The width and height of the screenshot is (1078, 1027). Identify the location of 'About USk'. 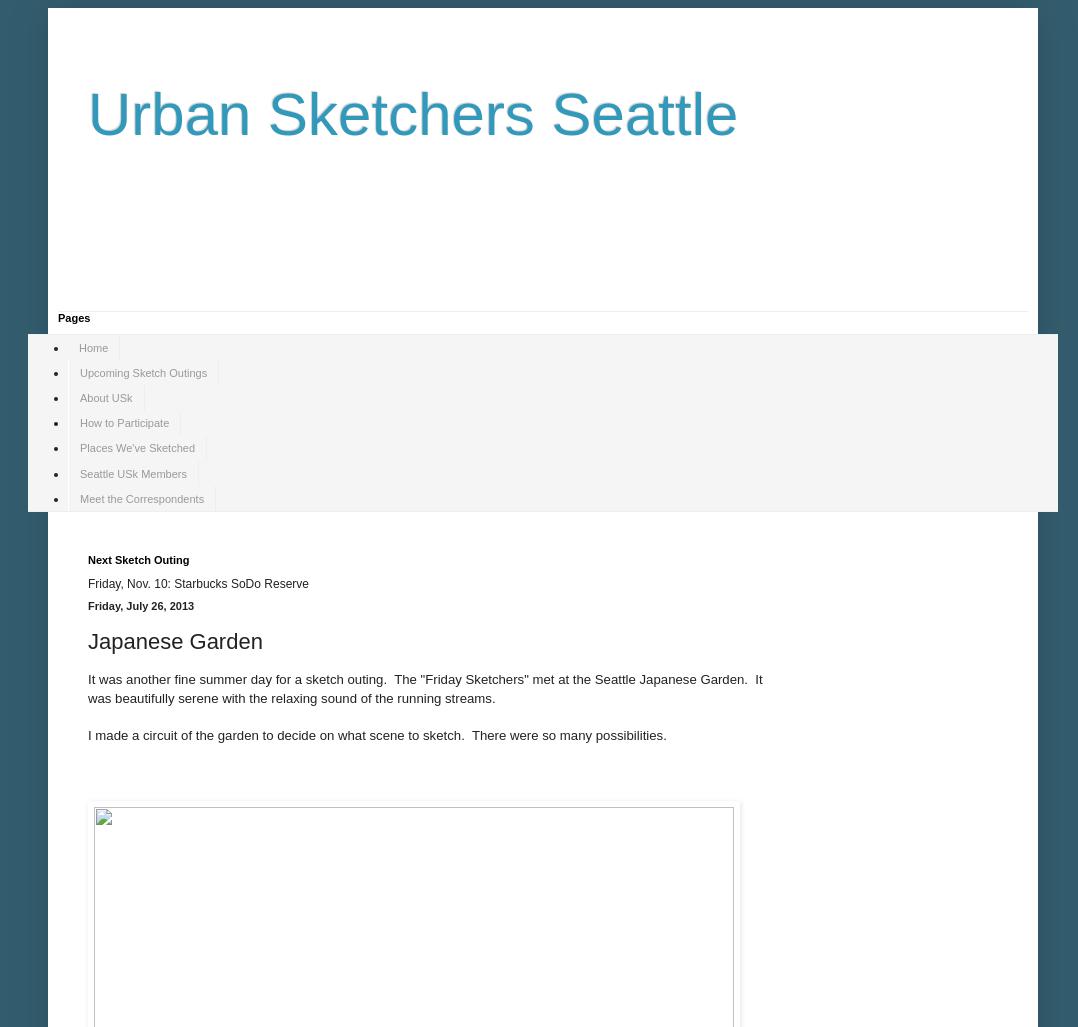
(104, 397).